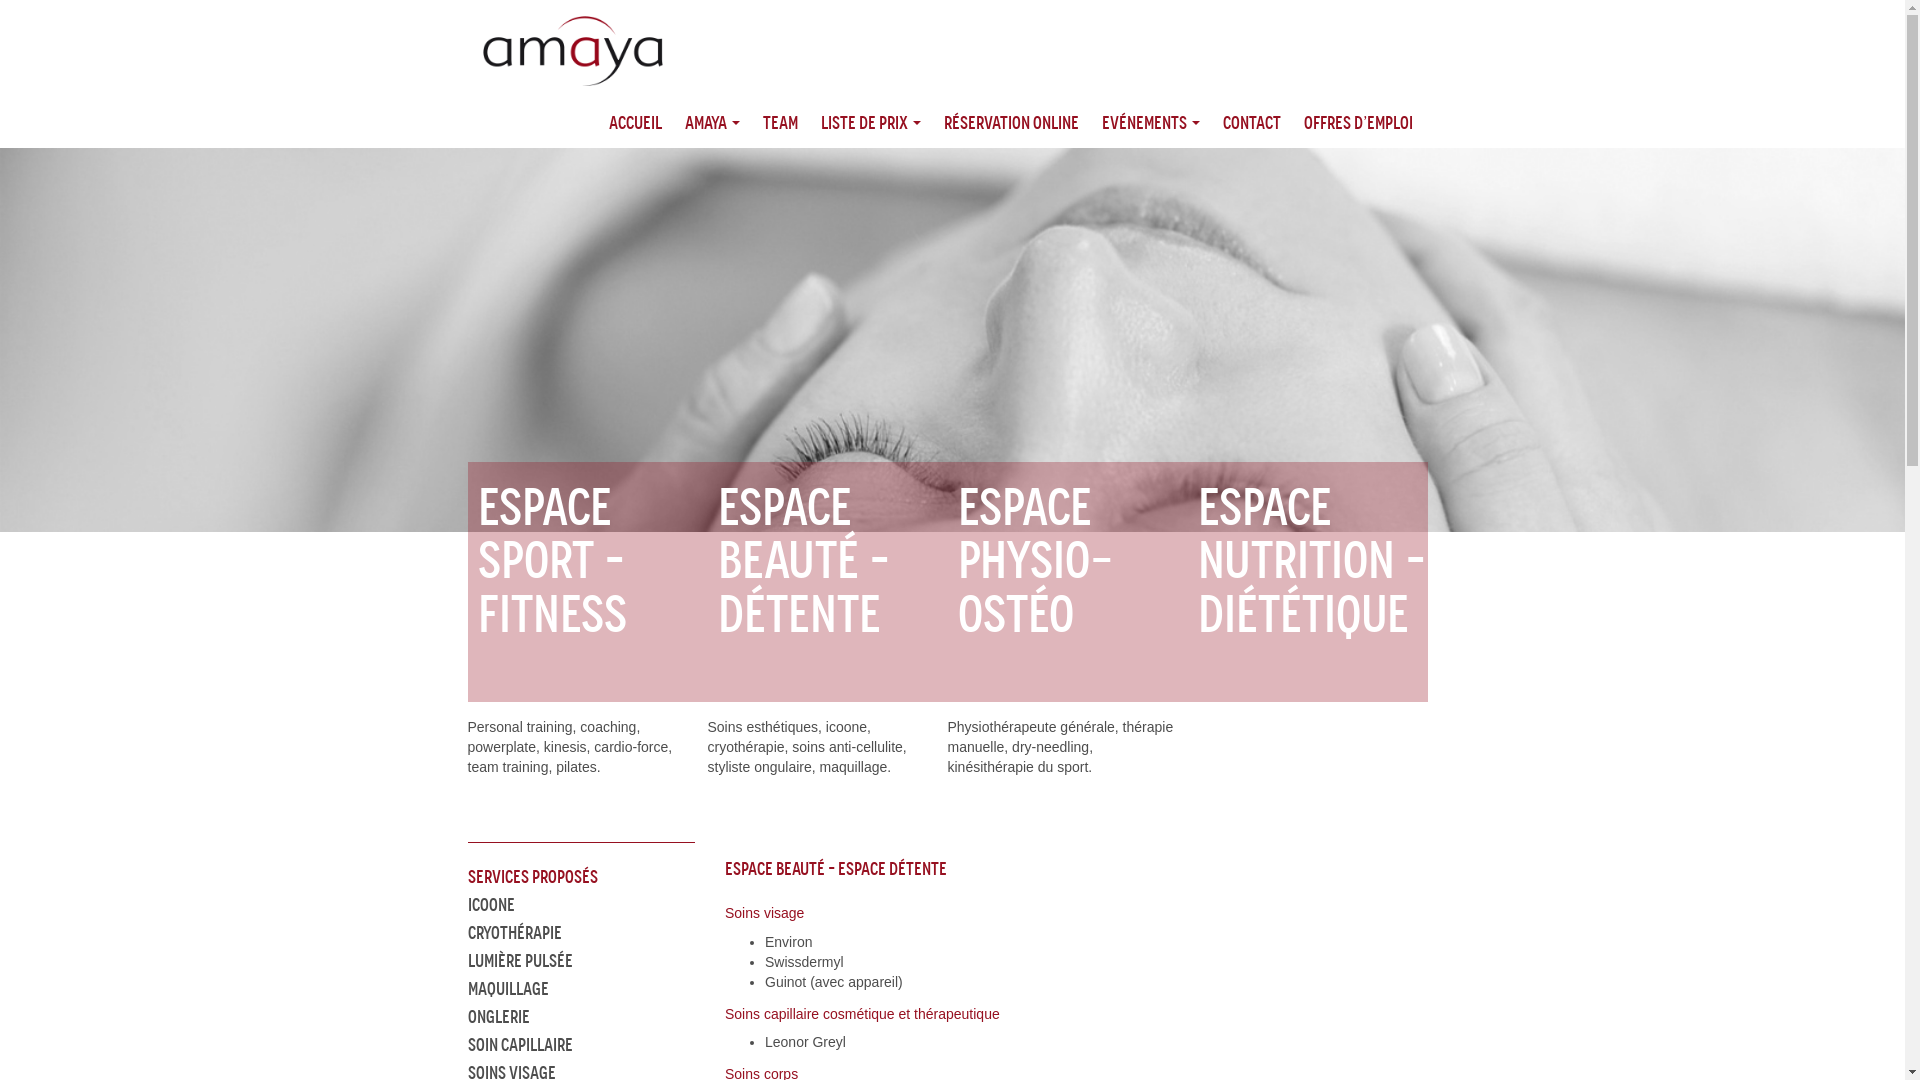 This screenshot has height=1080, width=1920. Describe the element at coordinates (508, 987) in the screenshot. I see `'MAQUILLAGE'` at that location.